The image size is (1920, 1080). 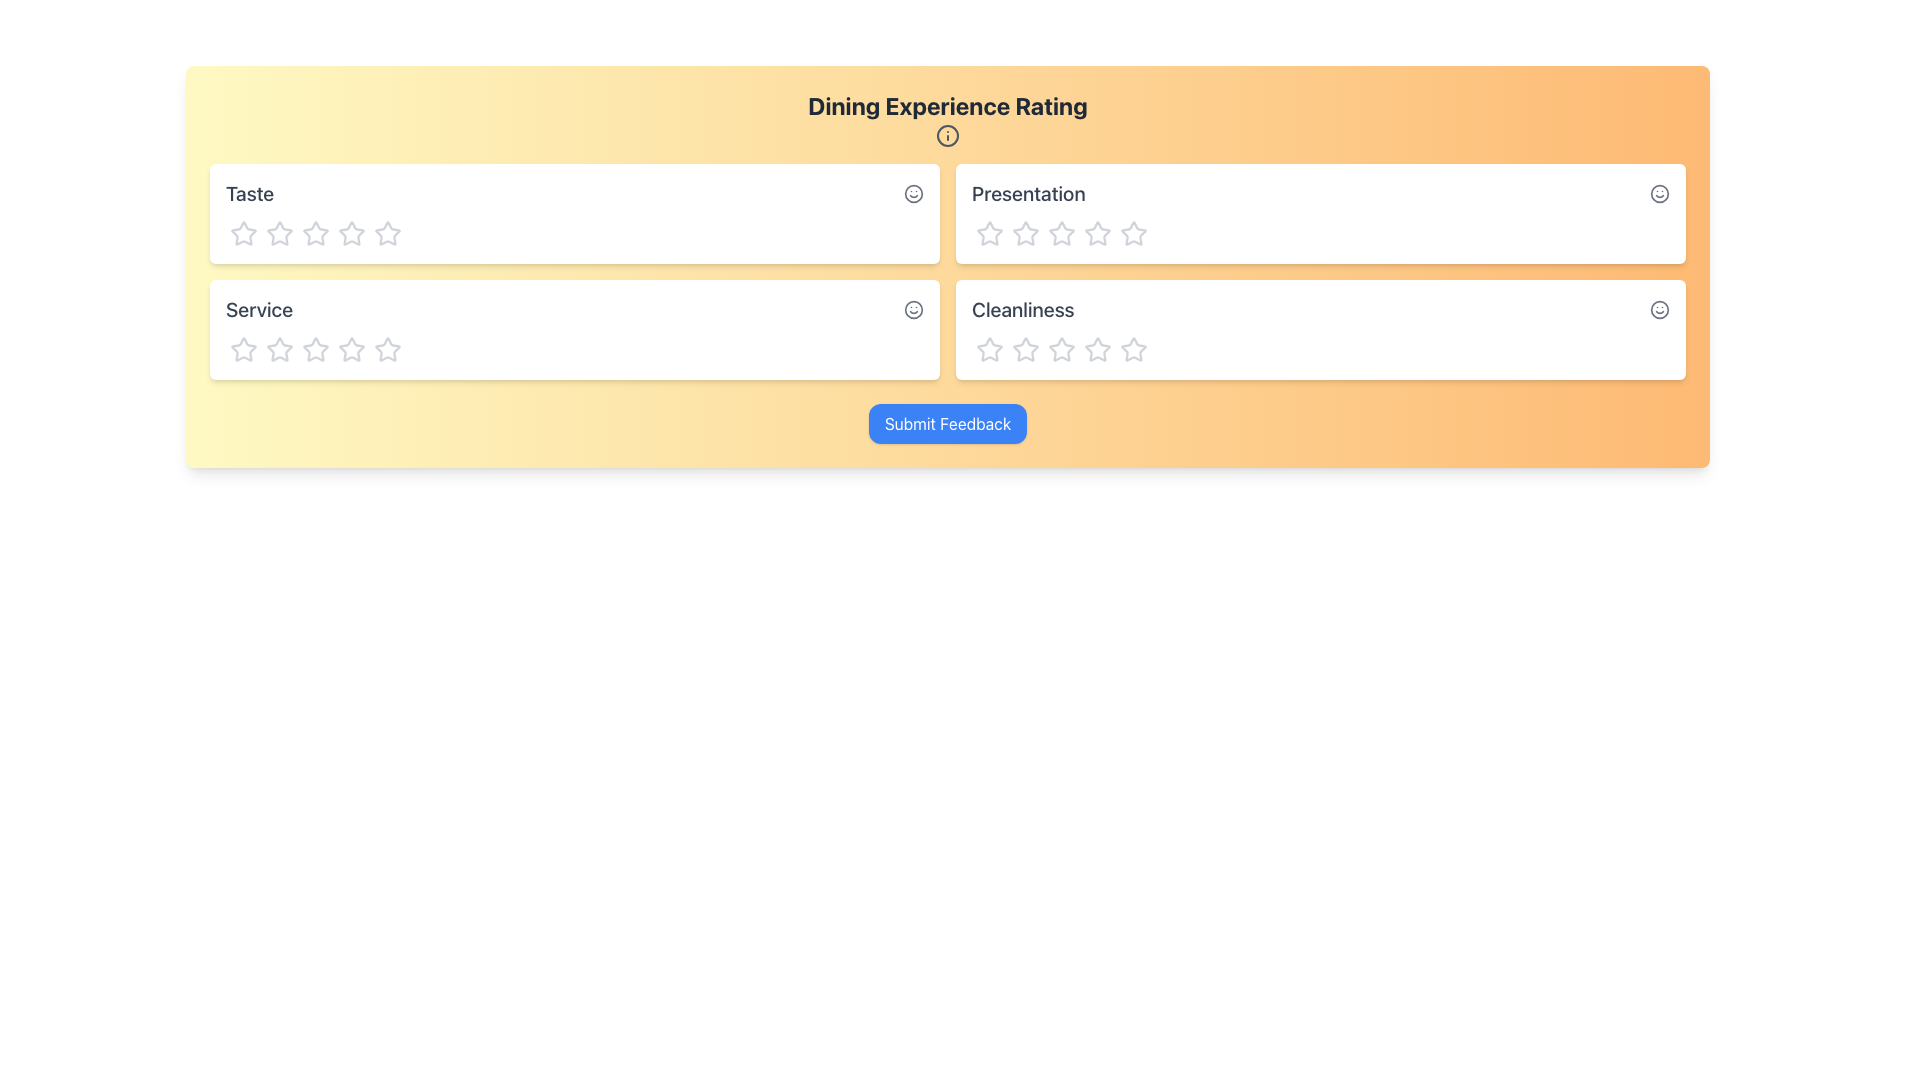 I want to click on the first rating star icon under the 'Service' label, so click(x=243, y=347).